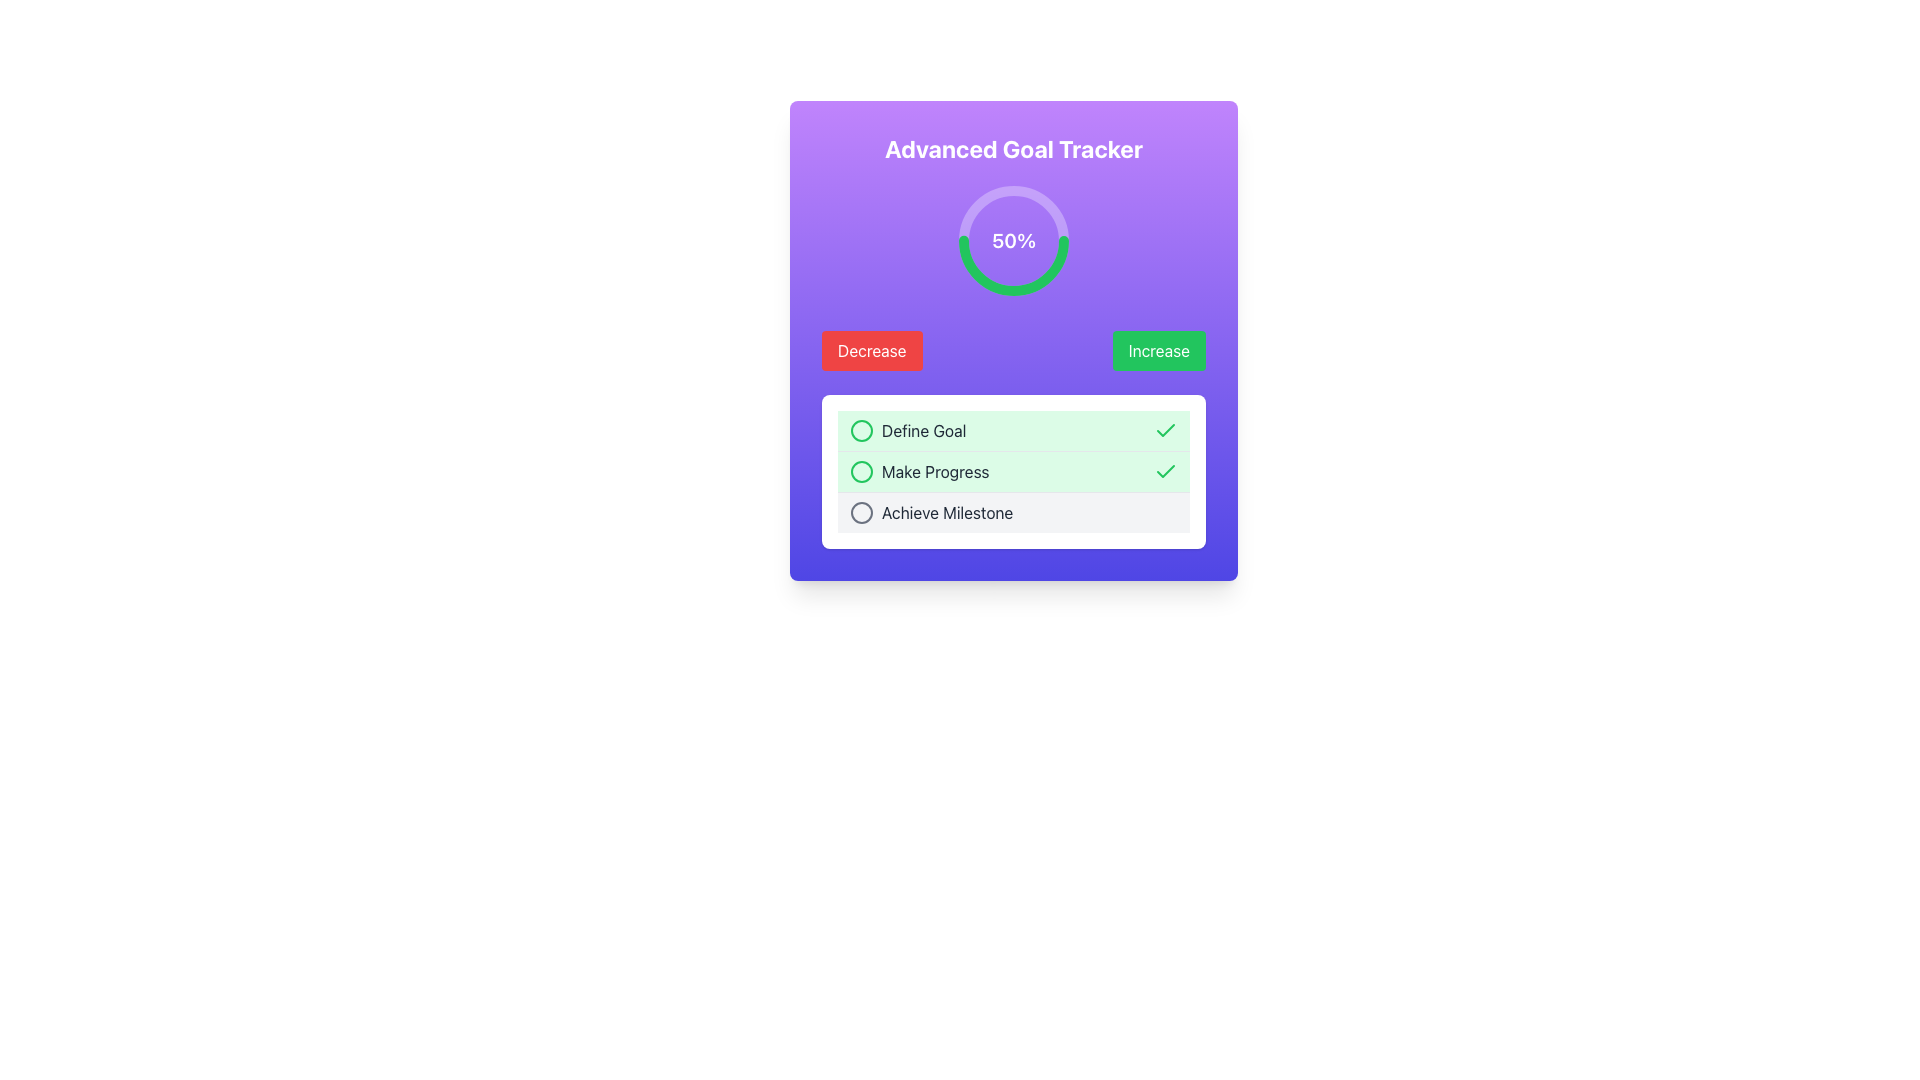 The image size is (1920, 1080). Describe the element at coordinates (862, 512) in the screenshot. I see `the SVG circle icon that serves as a marker for the 'Achieve Milestone' item in the third row of the checklist within the Advanced Goal Tracker interface` at that location.